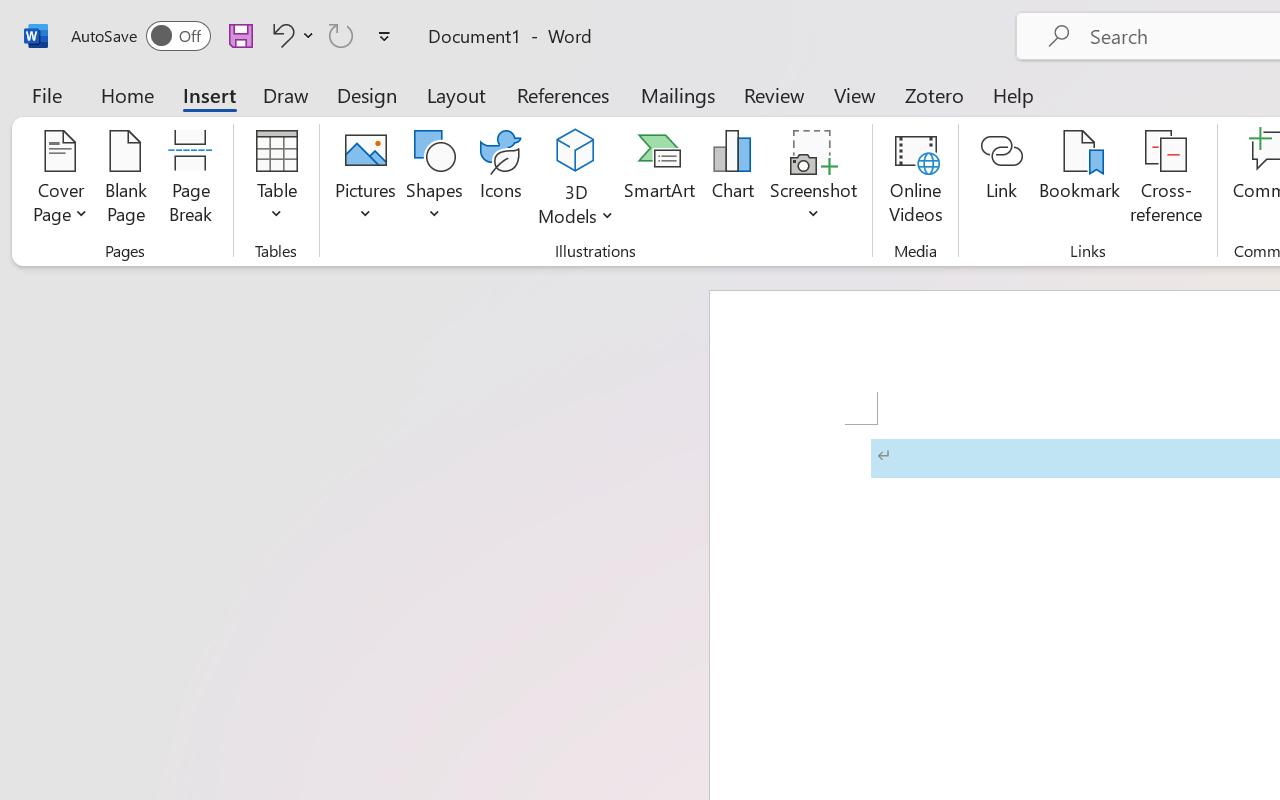  Describe the element at coordinates (575, 151) in the screenshot. I see `'3D Models'` at that location.